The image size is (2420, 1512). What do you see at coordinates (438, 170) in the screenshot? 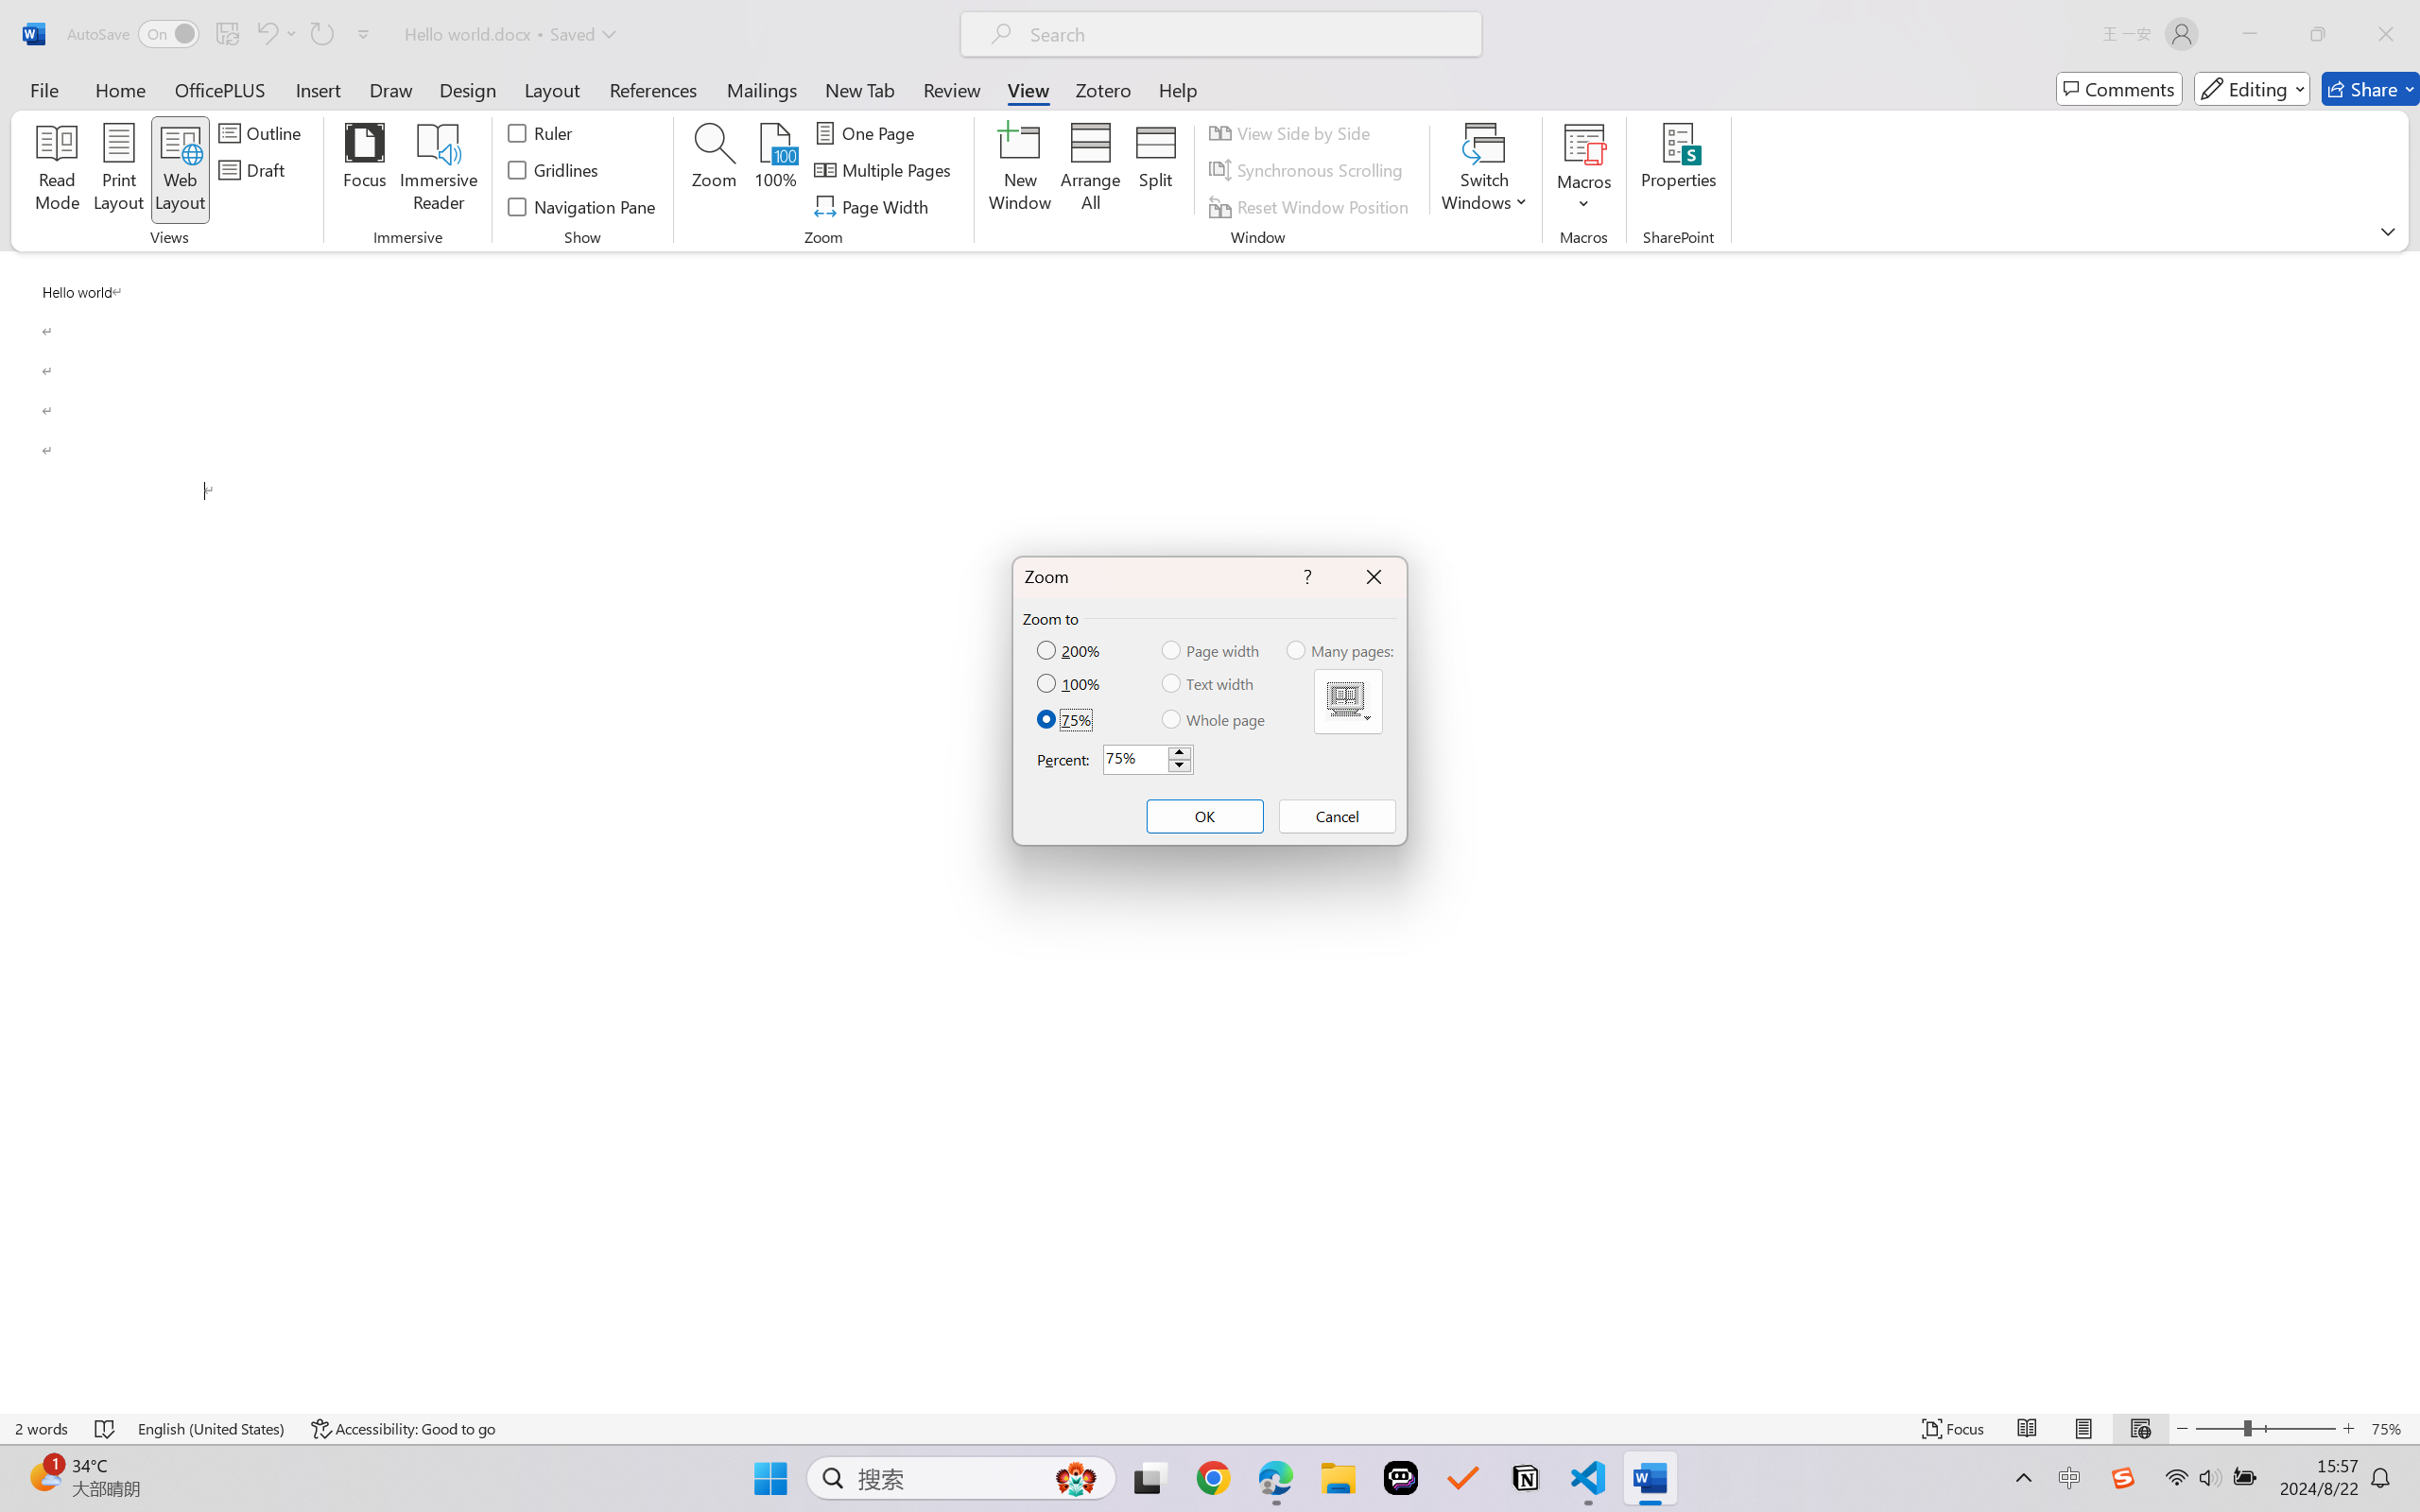
I see `'Immersive Reader'` at bounding box center [438, 170].